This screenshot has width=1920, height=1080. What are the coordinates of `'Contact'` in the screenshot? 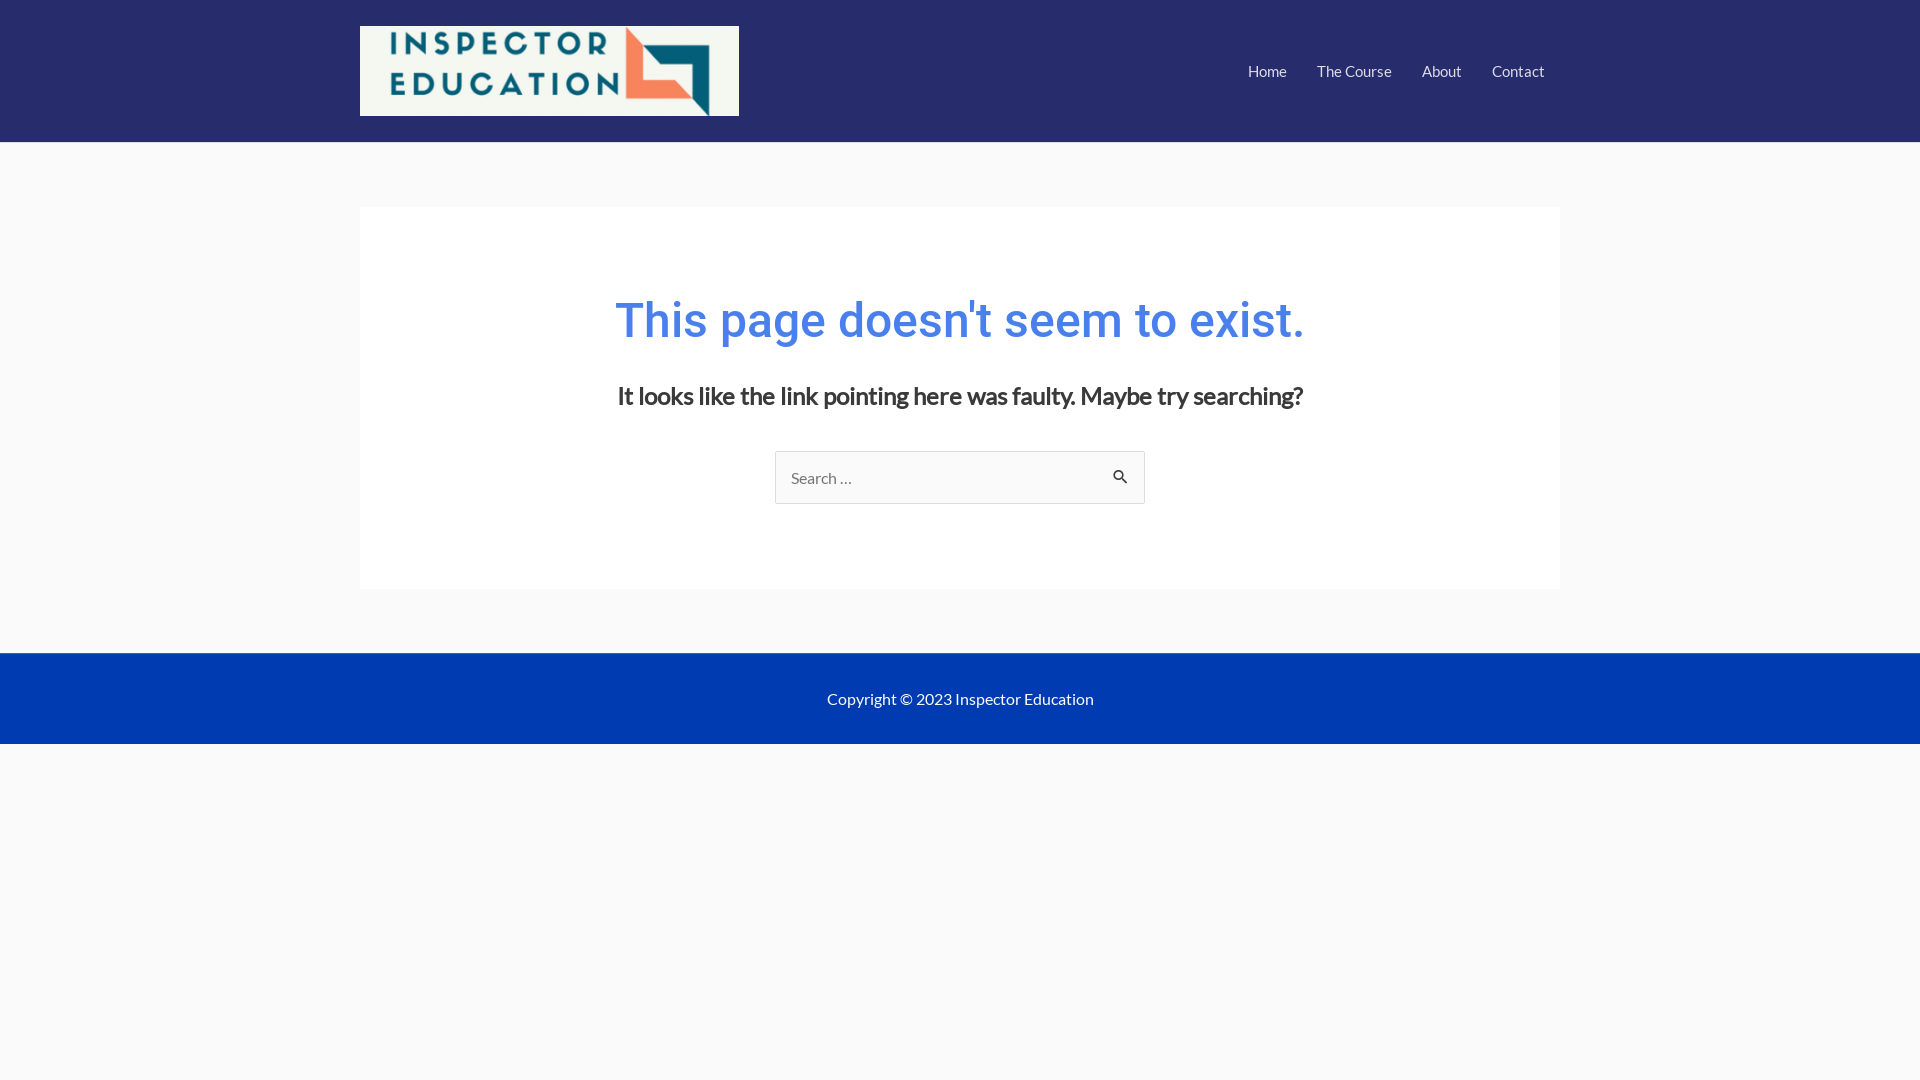 It's located at (1518, 69).